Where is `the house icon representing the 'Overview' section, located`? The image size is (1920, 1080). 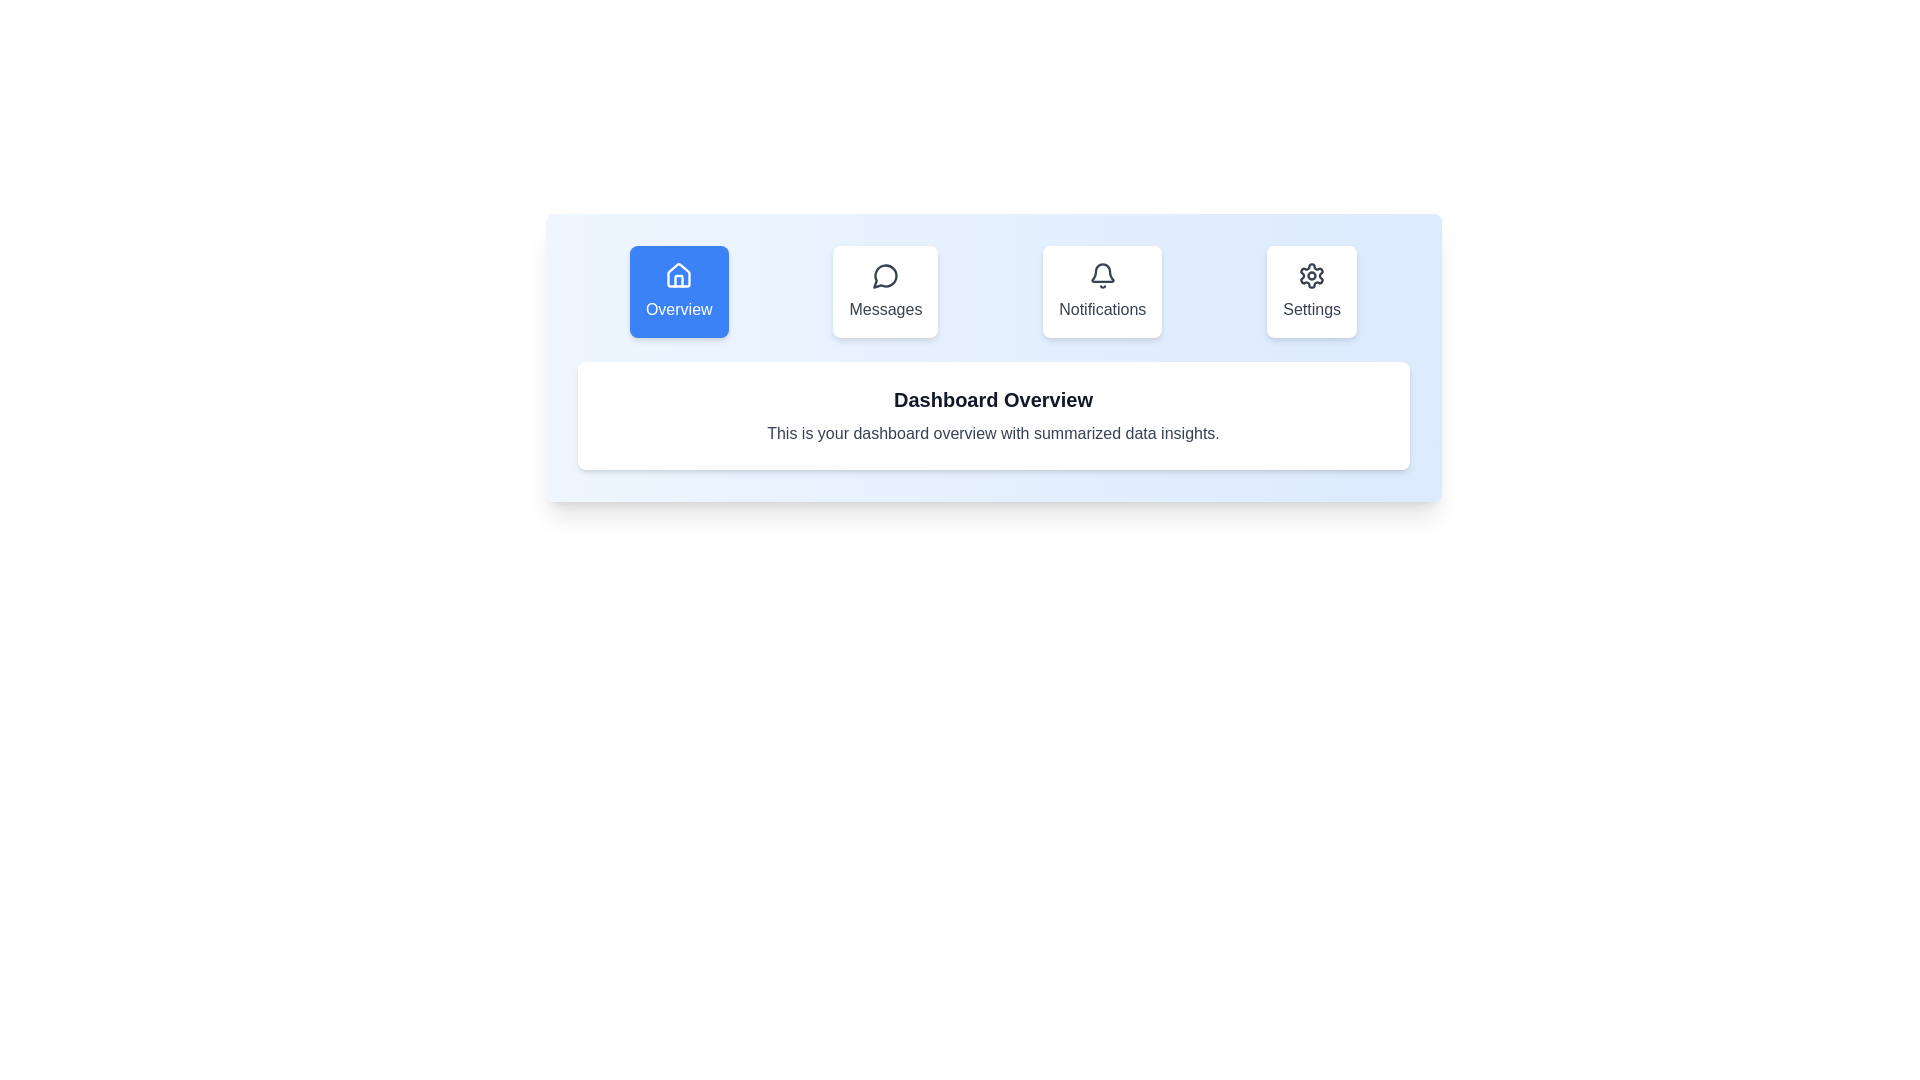 the house icon representing the 'Overview' section, located is located at coordinates (679, 276).